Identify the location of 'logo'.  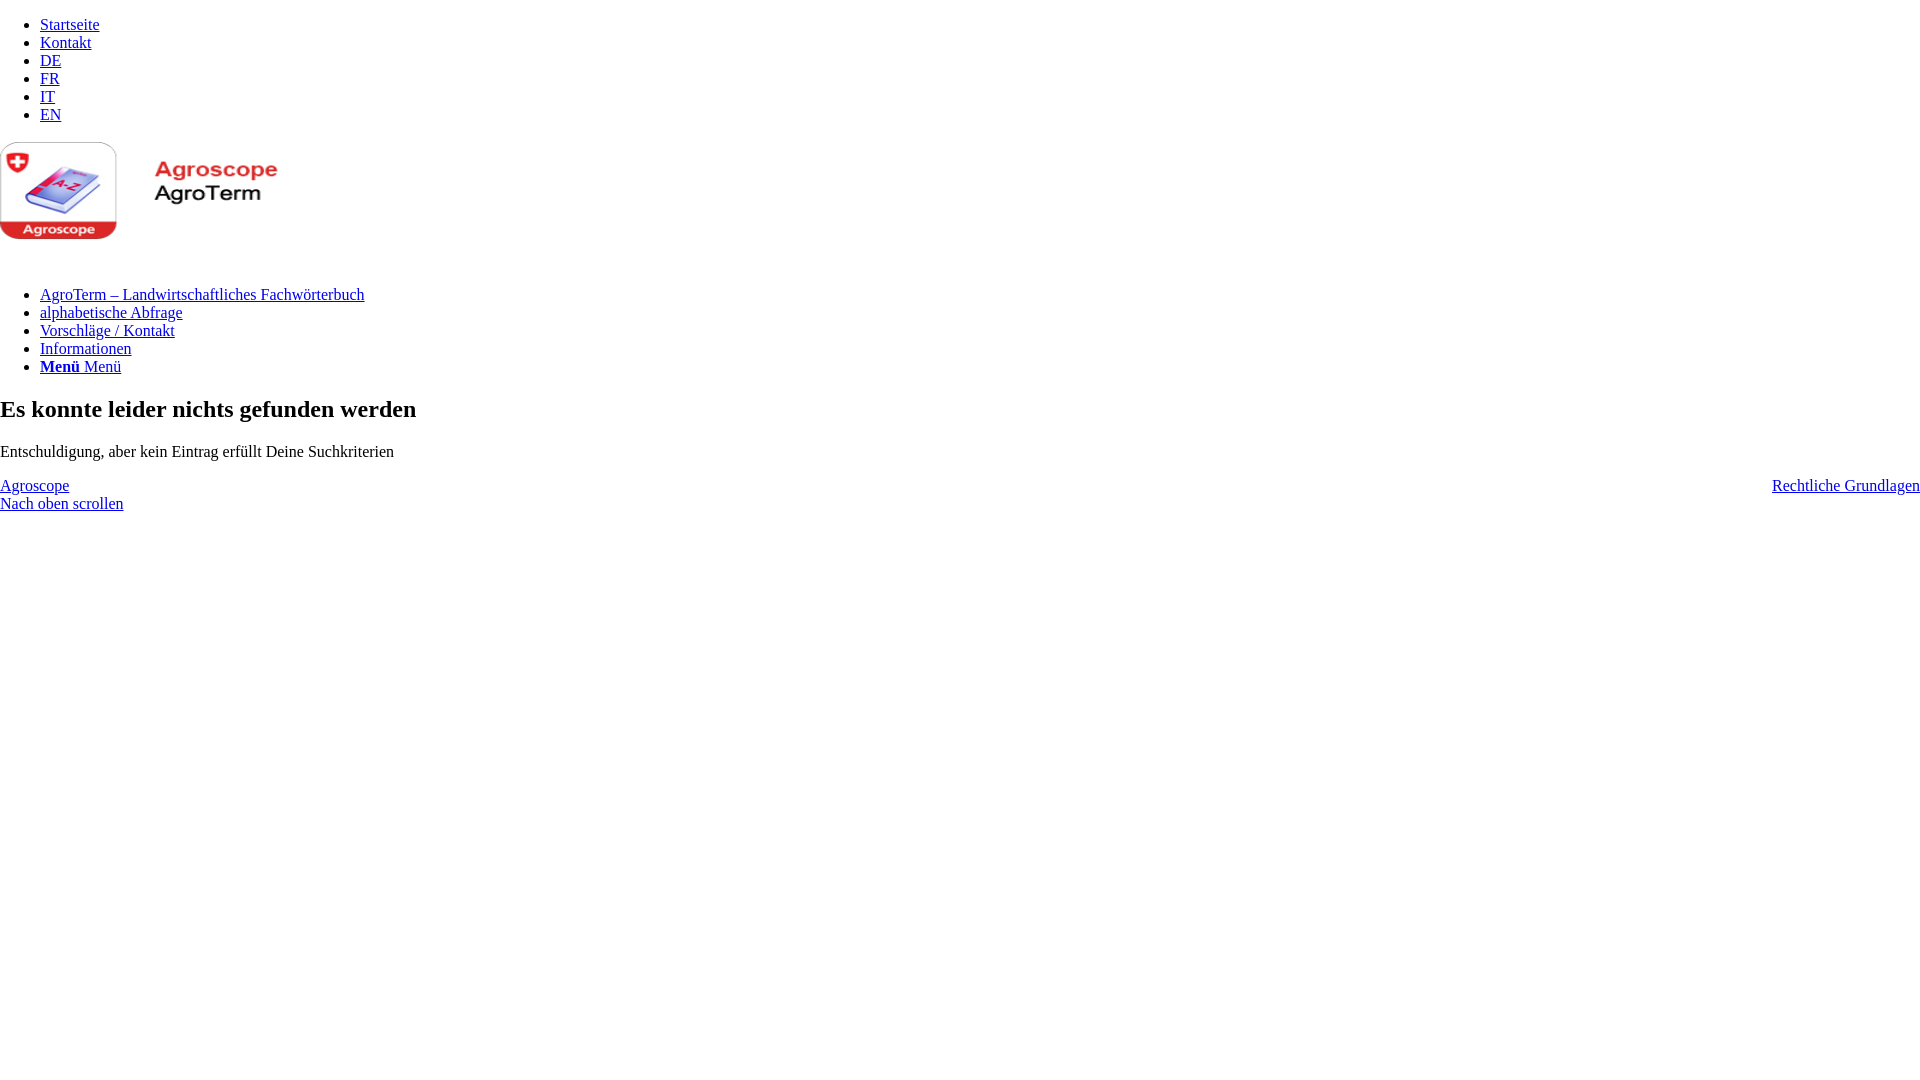
(148, 233).